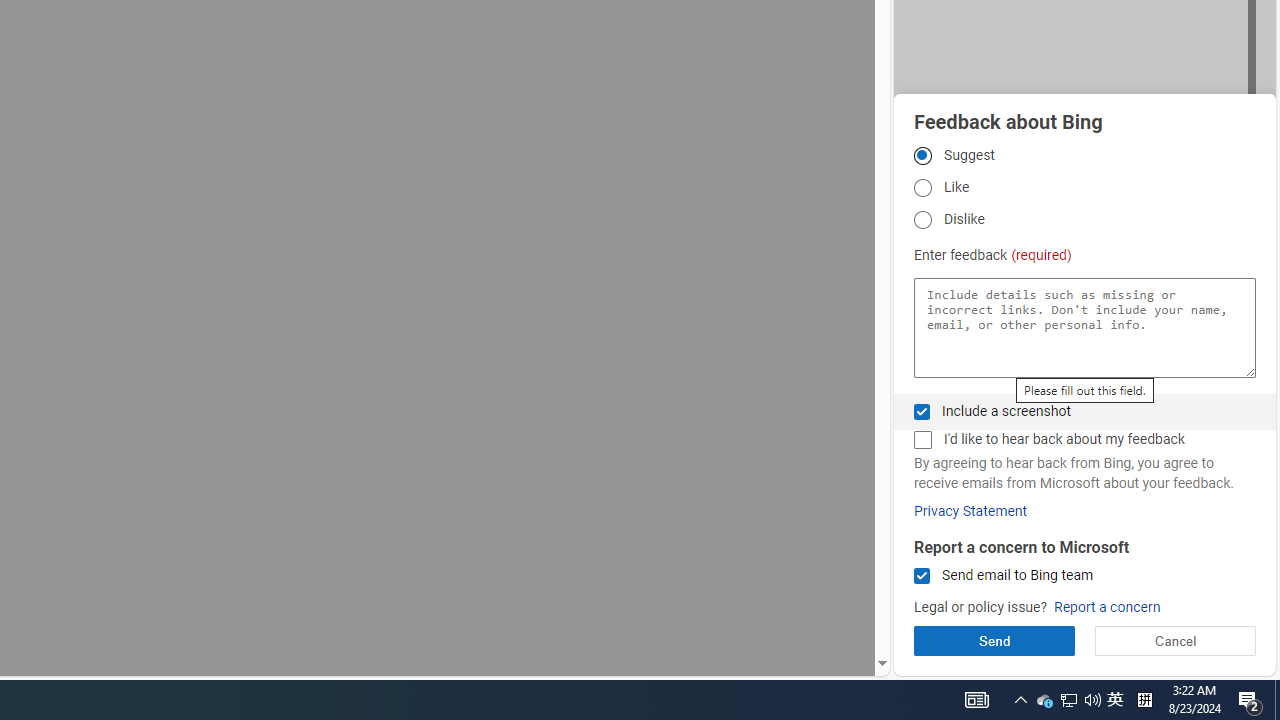  Describe the element at coordinates (1106, 606) in the screenshot. I see `'Report a concern'` at that location.